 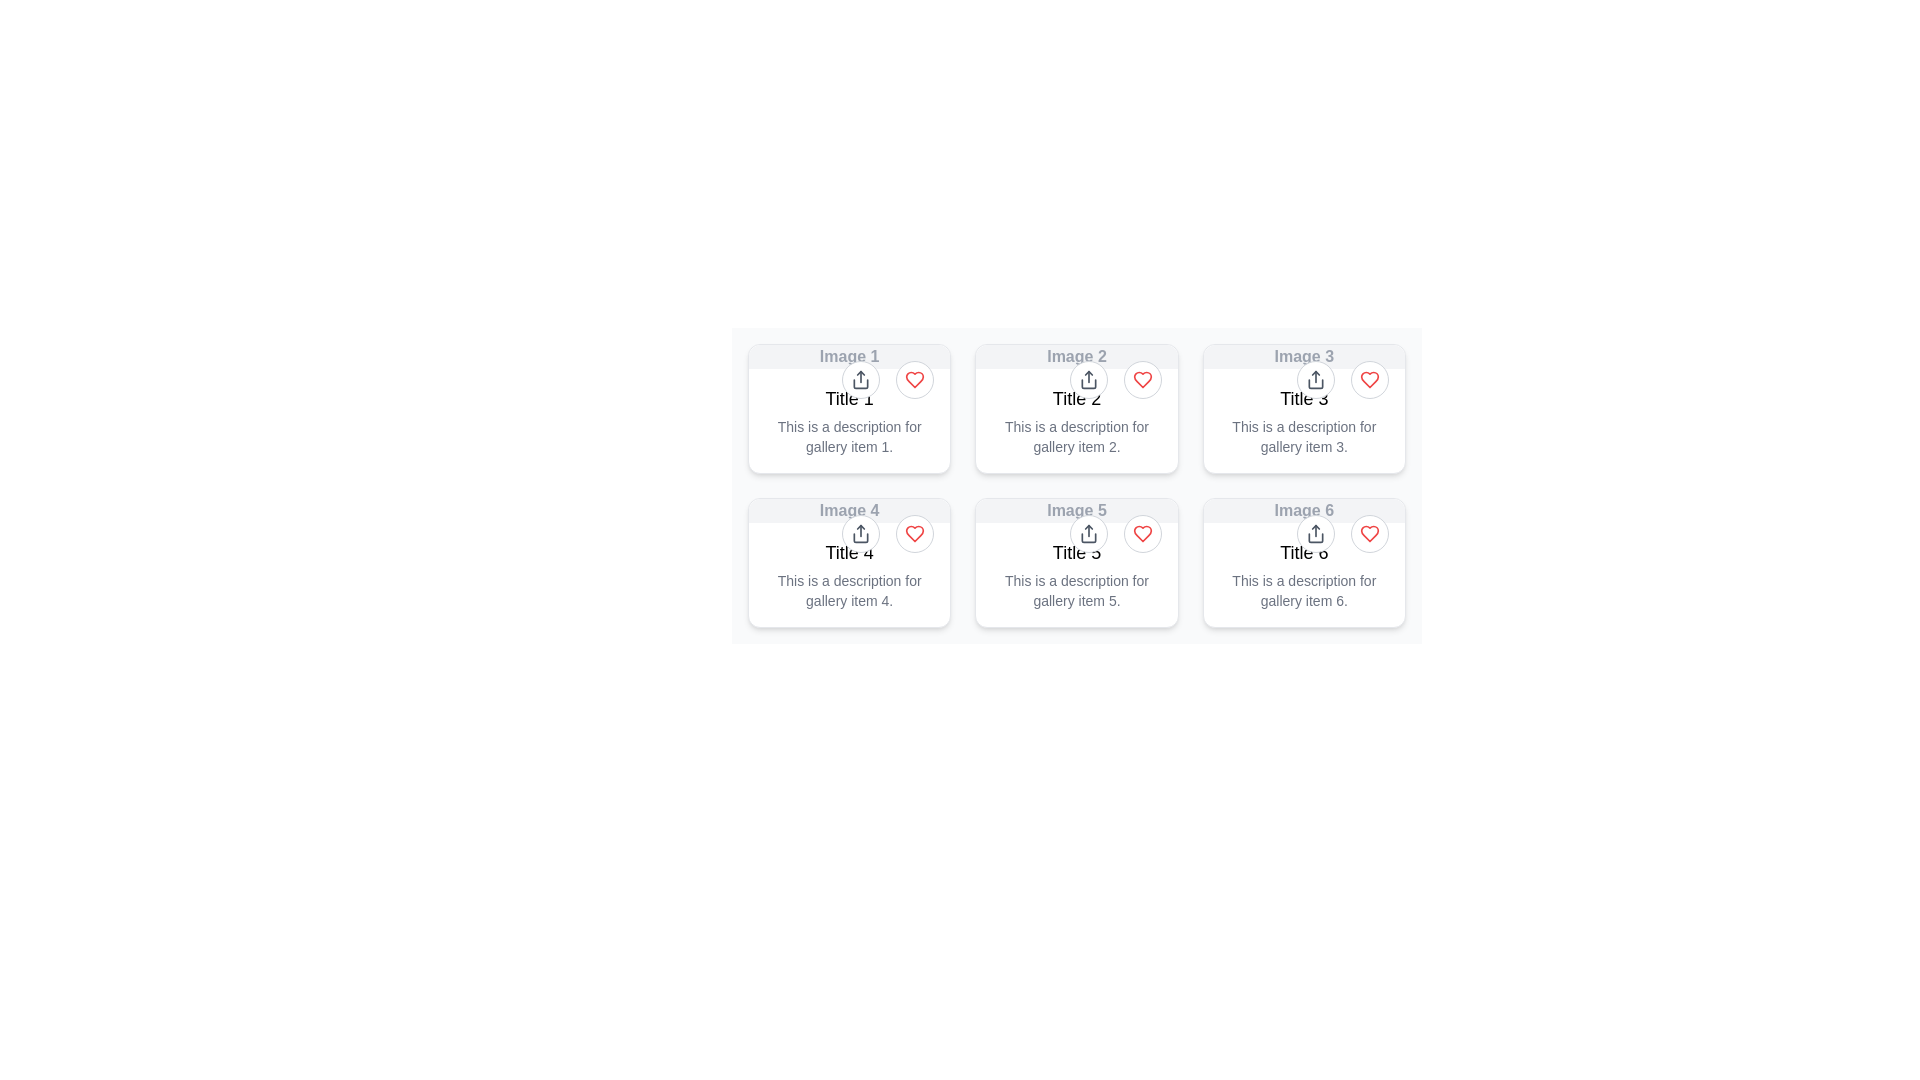 What do you see at coordinates (1315, 532) in the screenshot?
I see `the share button for 'Image 6', located at the top-right corner of its card, to change its background color` at bounding box center [1315, 532].